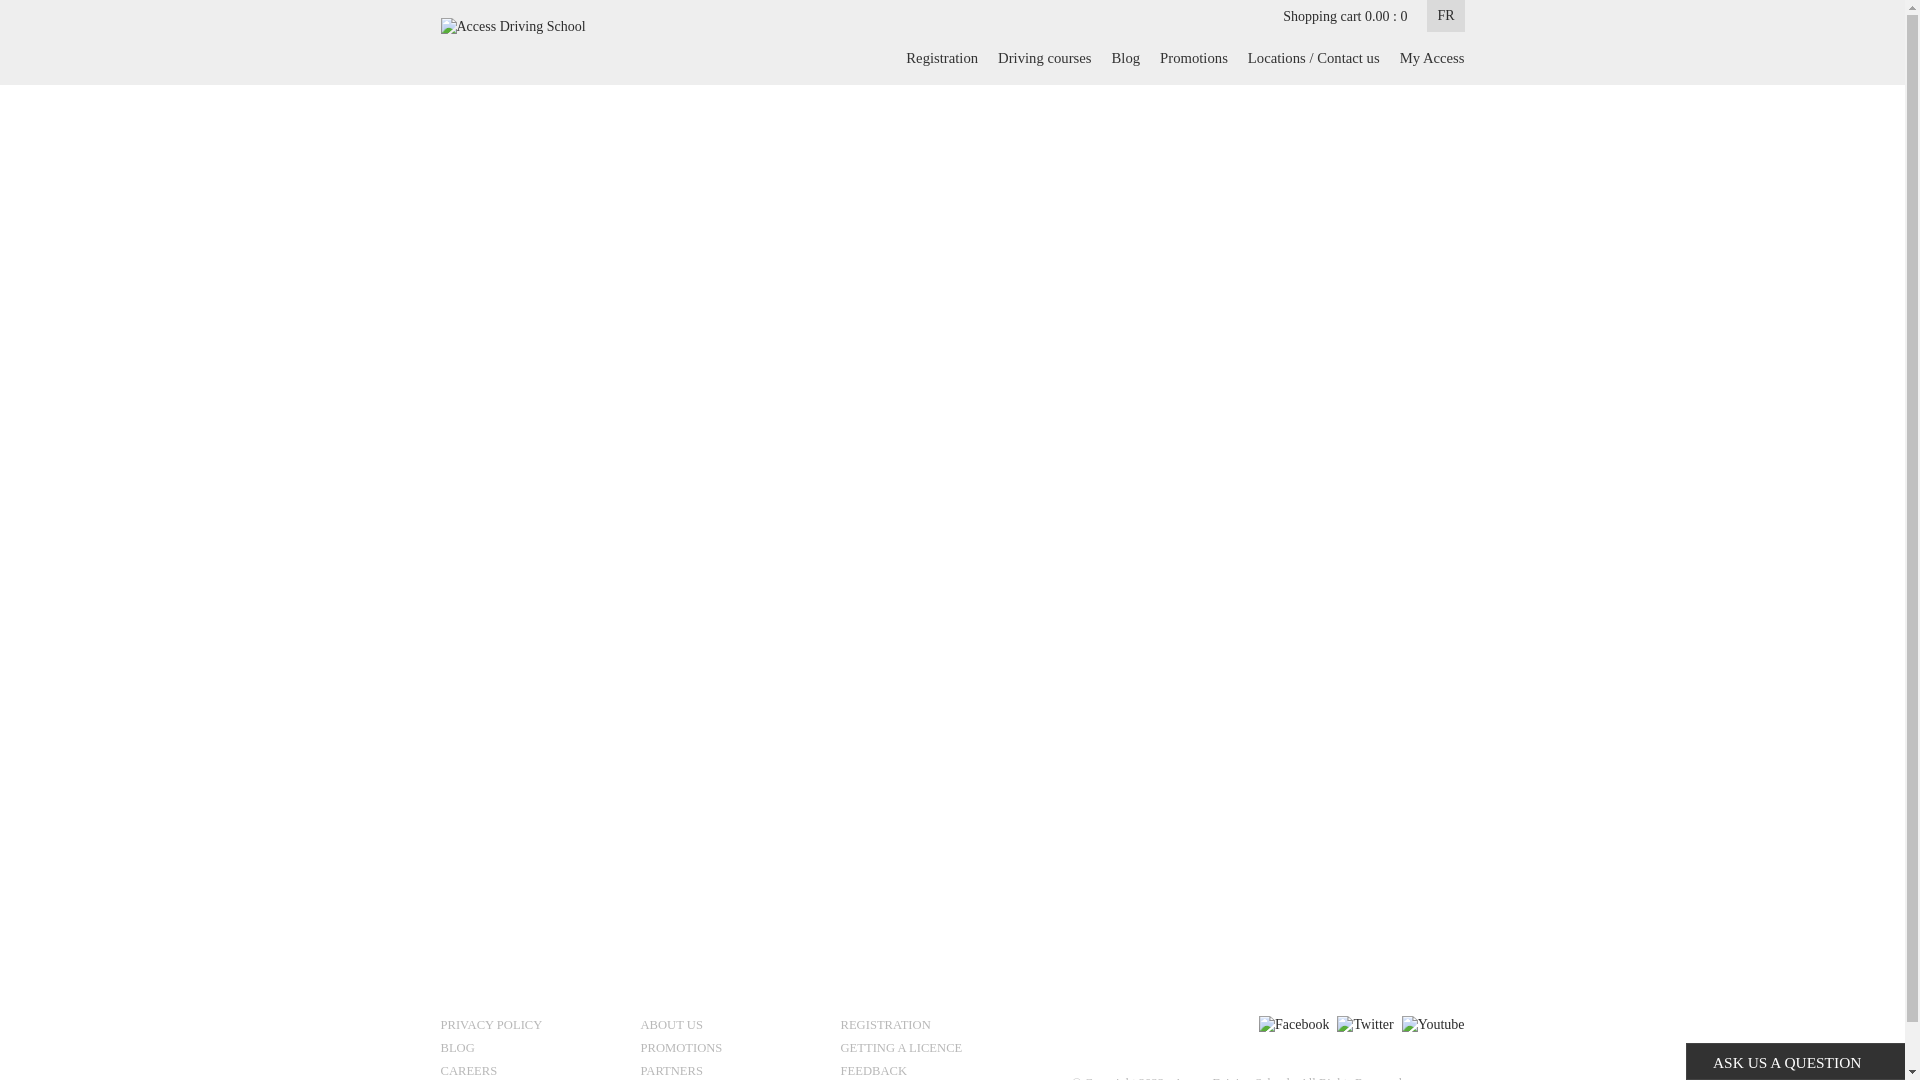 This screenshot has width=1920, height=1080. What do you see at coordinates (1126, 56) in the screenshot?
I see `'Blog'` at bounding box center [1126, 56].